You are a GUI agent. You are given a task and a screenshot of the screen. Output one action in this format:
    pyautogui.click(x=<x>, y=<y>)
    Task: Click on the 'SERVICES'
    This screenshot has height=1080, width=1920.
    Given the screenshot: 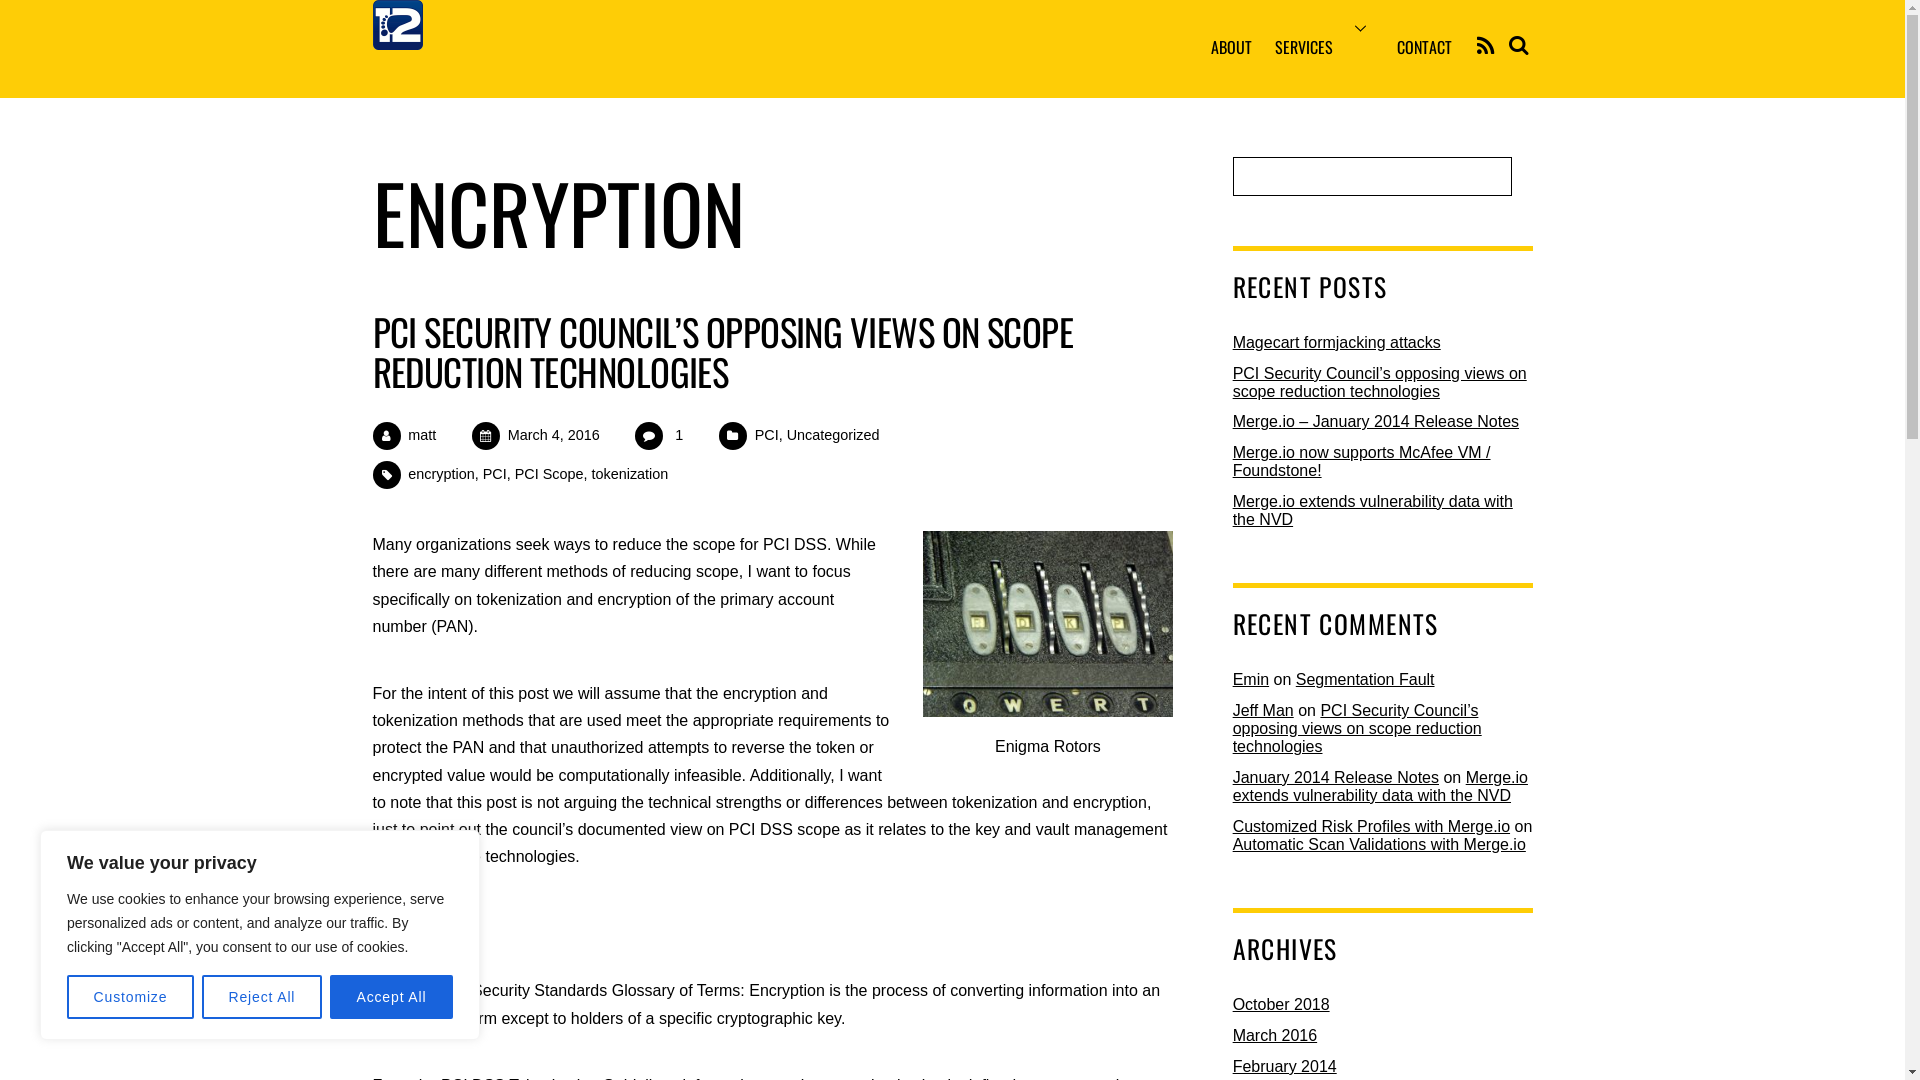 What is the action you would take?
    pyautogui.click(x=1324, y=48)
    